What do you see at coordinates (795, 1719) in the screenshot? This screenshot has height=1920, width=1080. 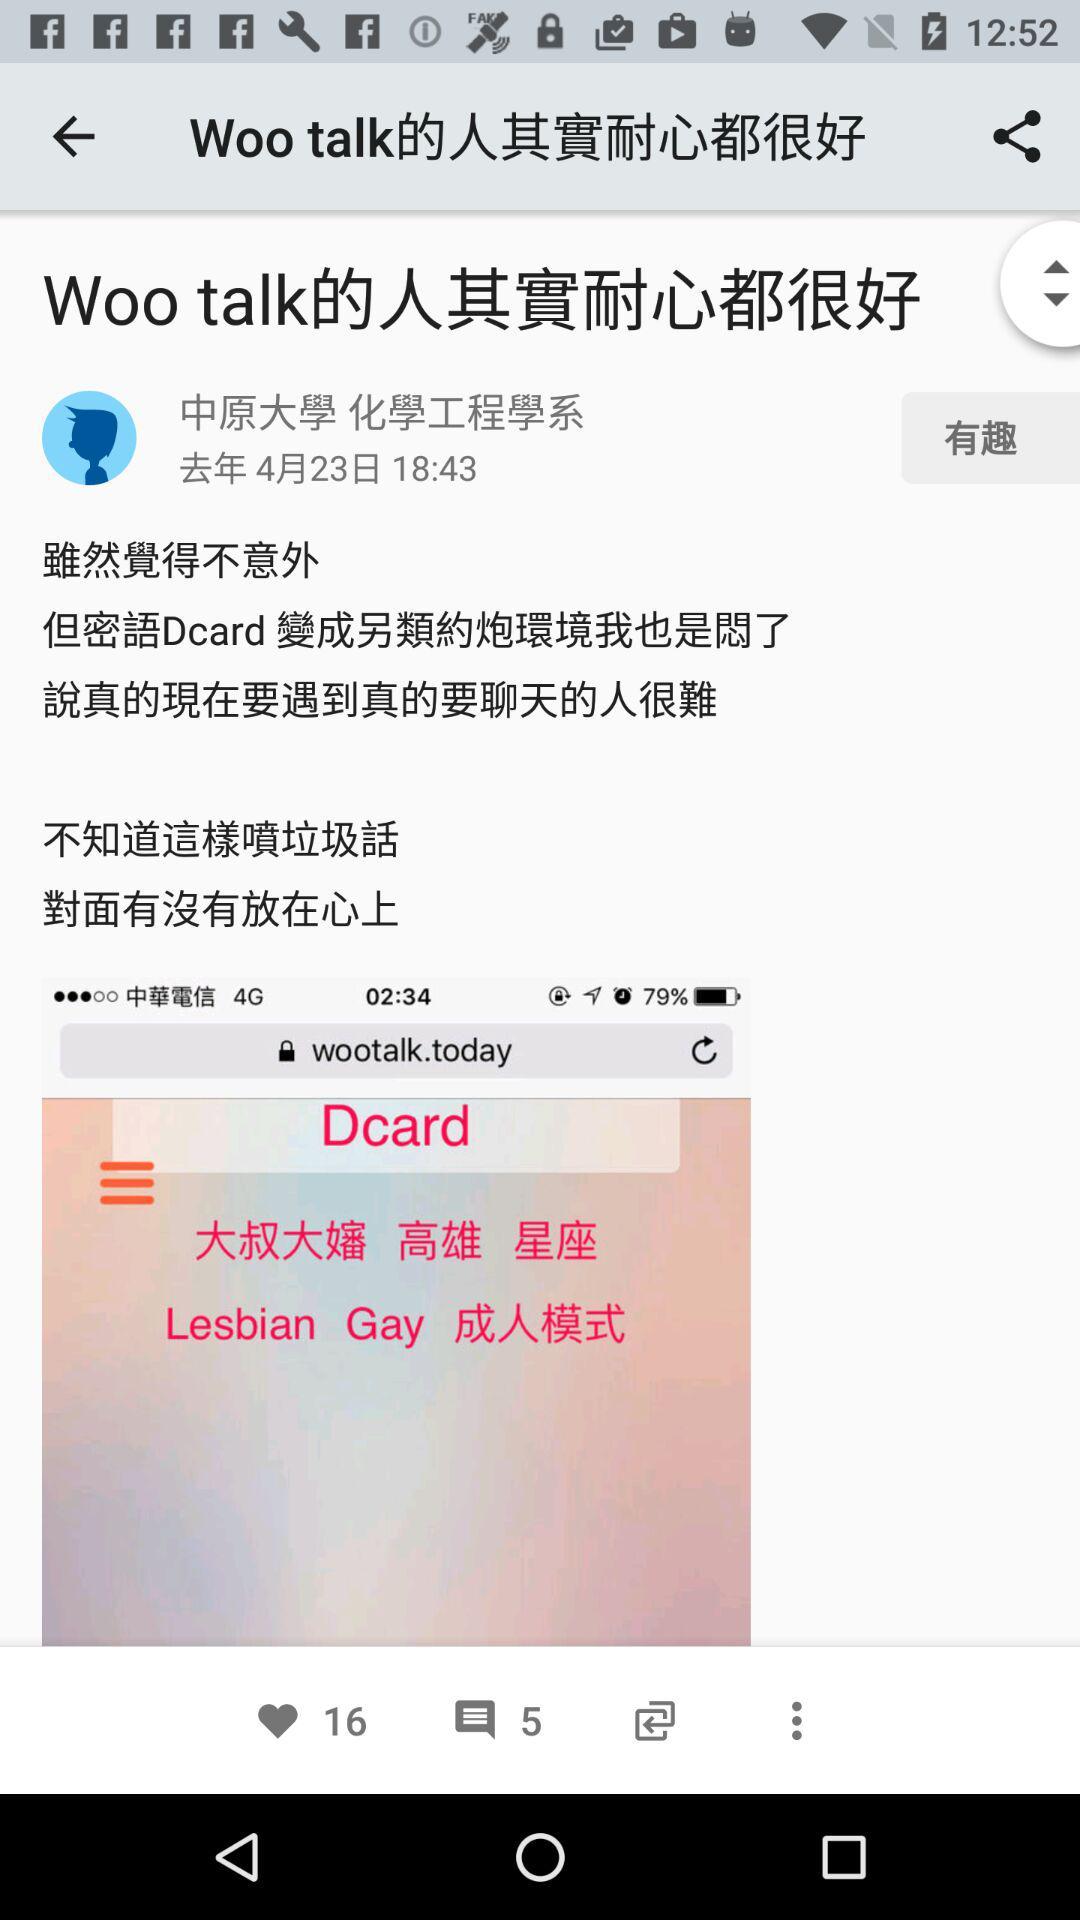 I see `icon at the bottom right corner` at bounding box center [795, 1719].